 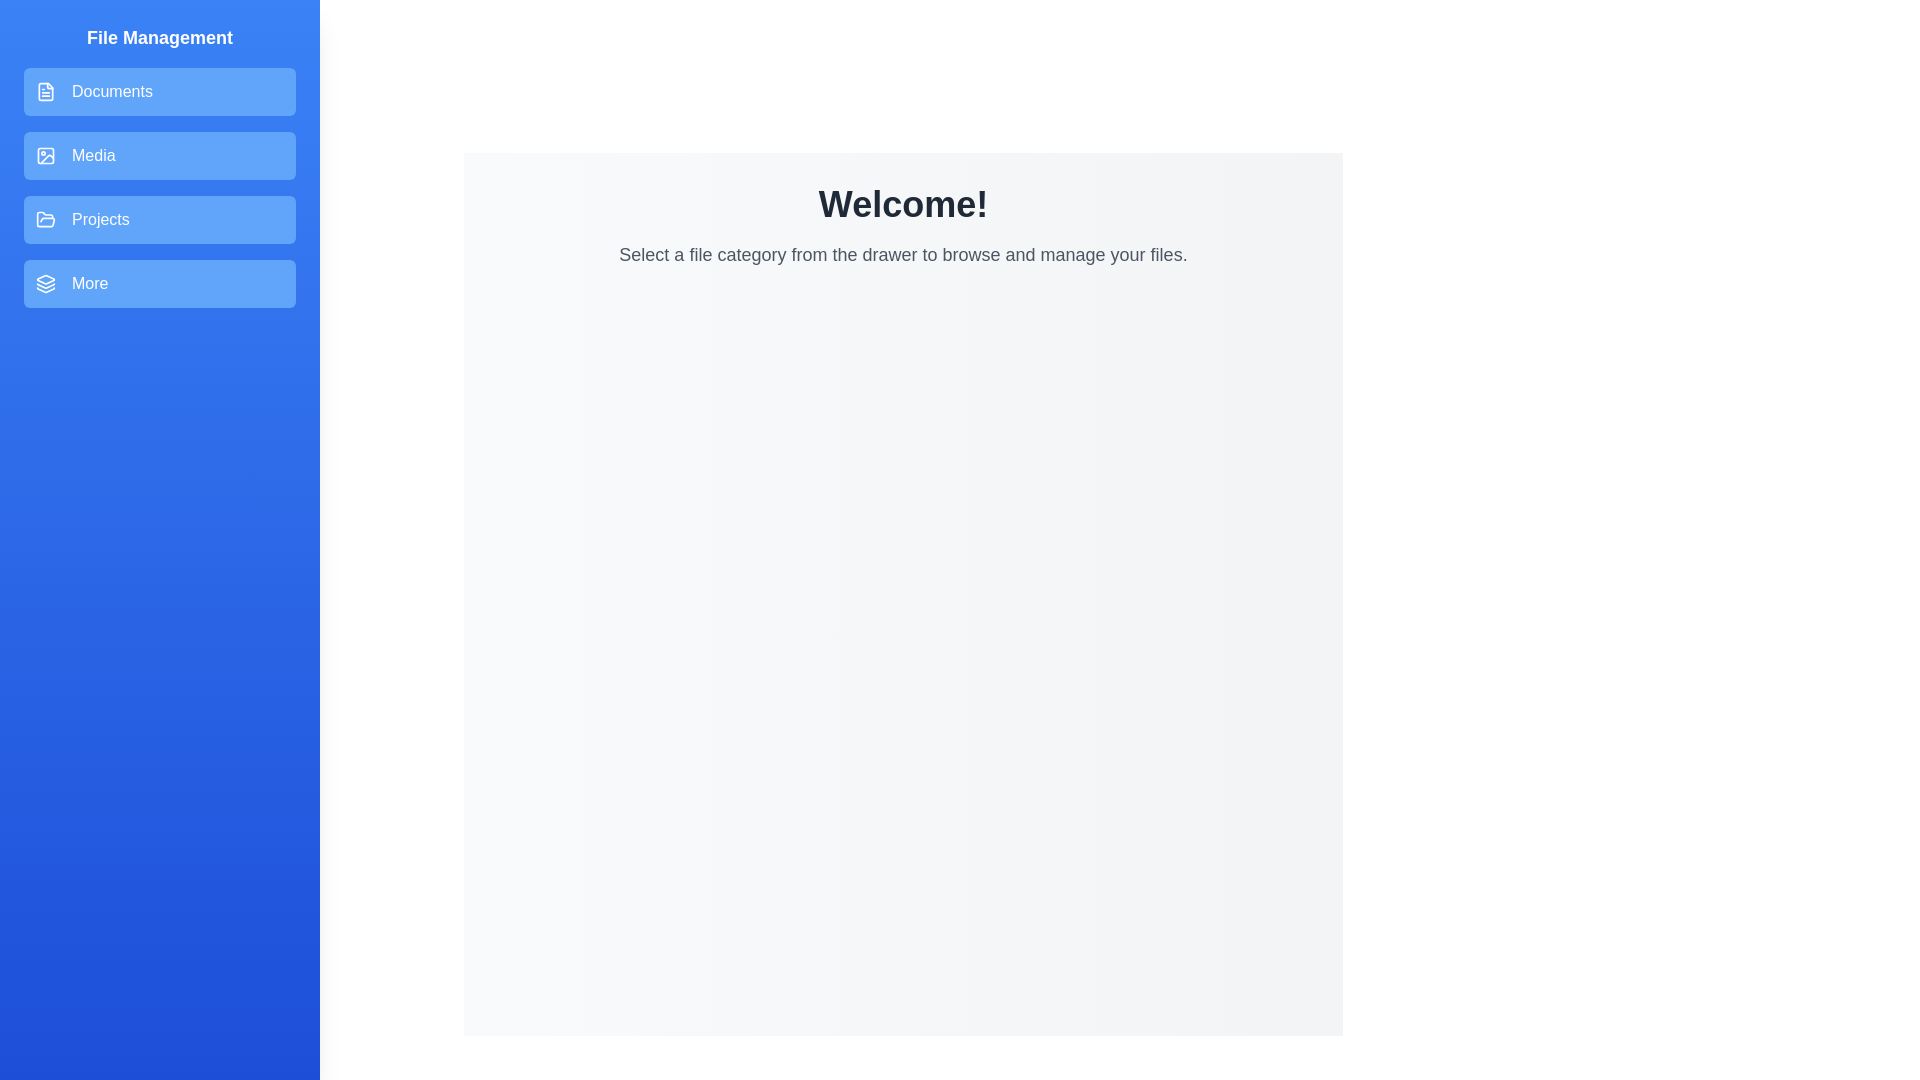 I want to click on the 'Media' option in the drawer menu, so click(x=158, y=154).